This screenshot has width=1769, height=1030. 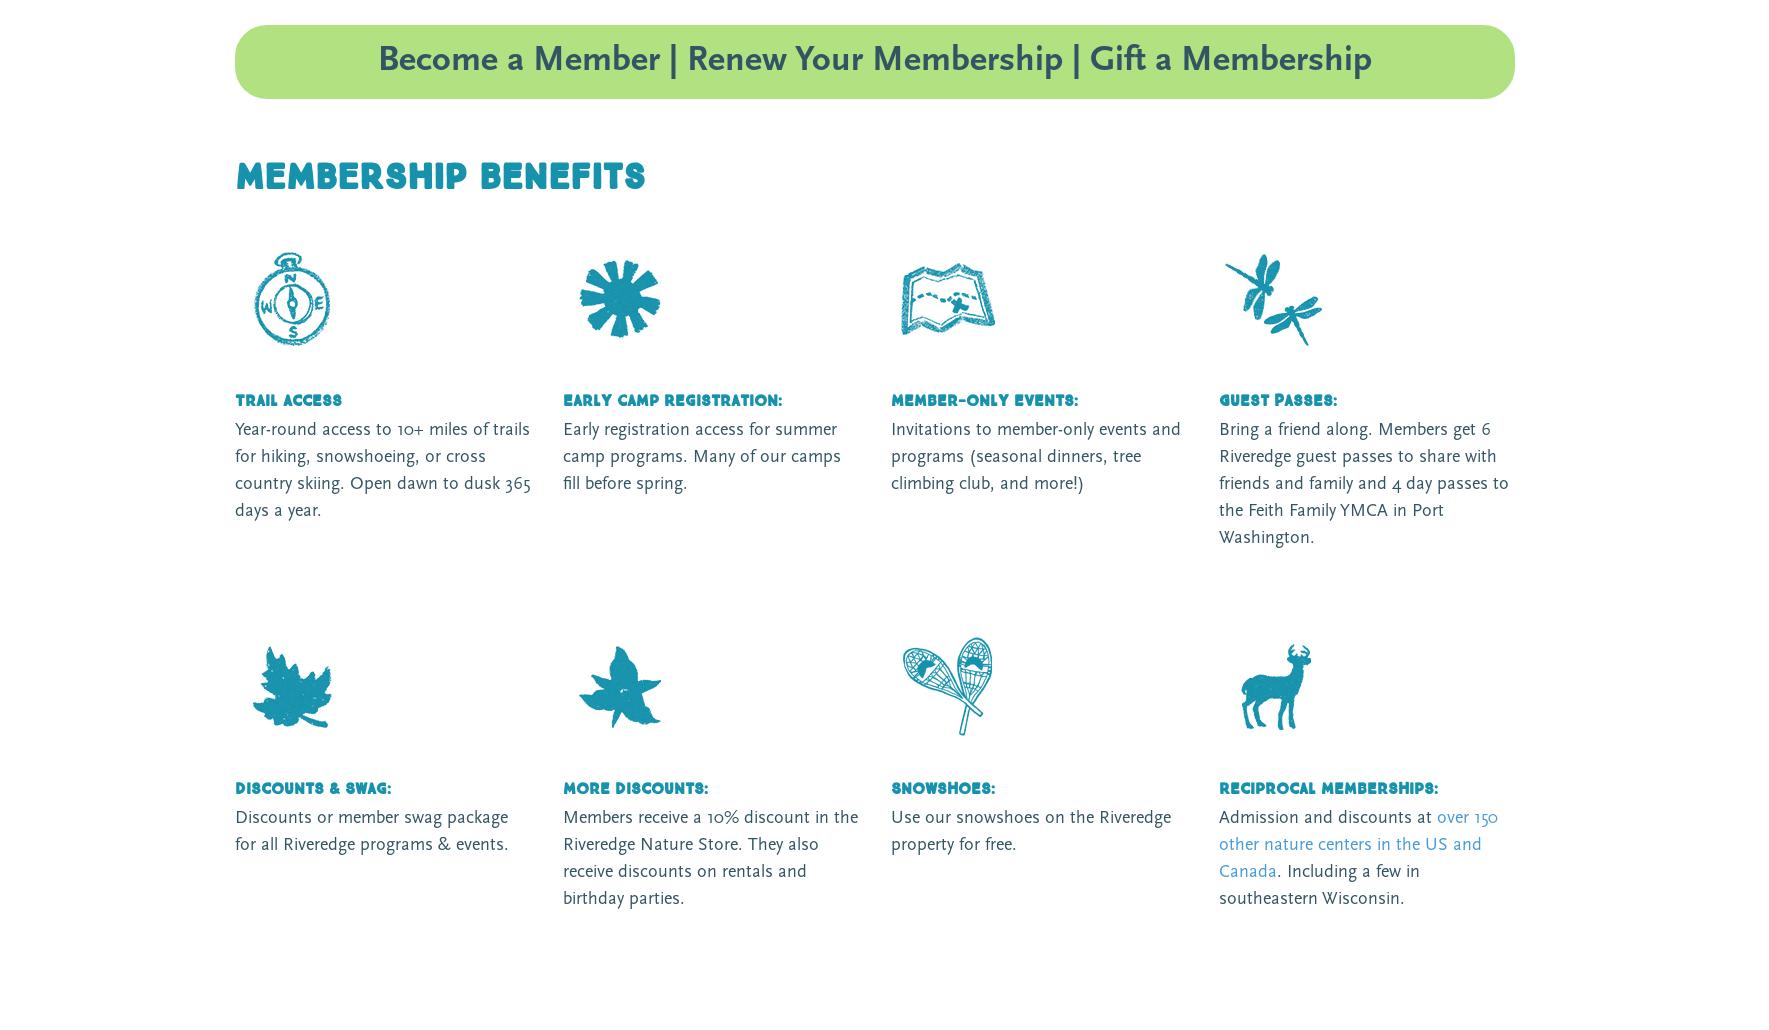 I want to click on 'Become a Member | Renew Your Membership | Gift a Membership', so click(x=873, y=60).